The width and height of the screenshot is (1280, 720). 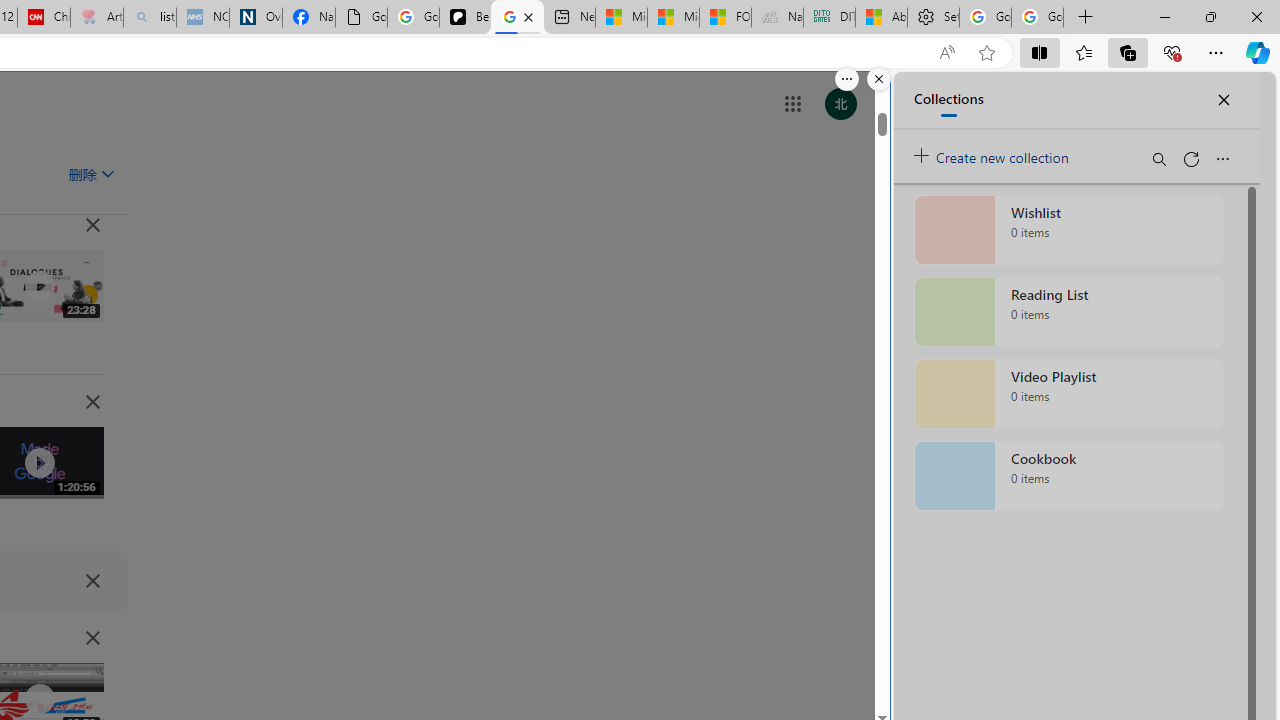 I want to click on 'list of asthma inhalers uk - Search - Sleeping', so click(x=149, y=17).